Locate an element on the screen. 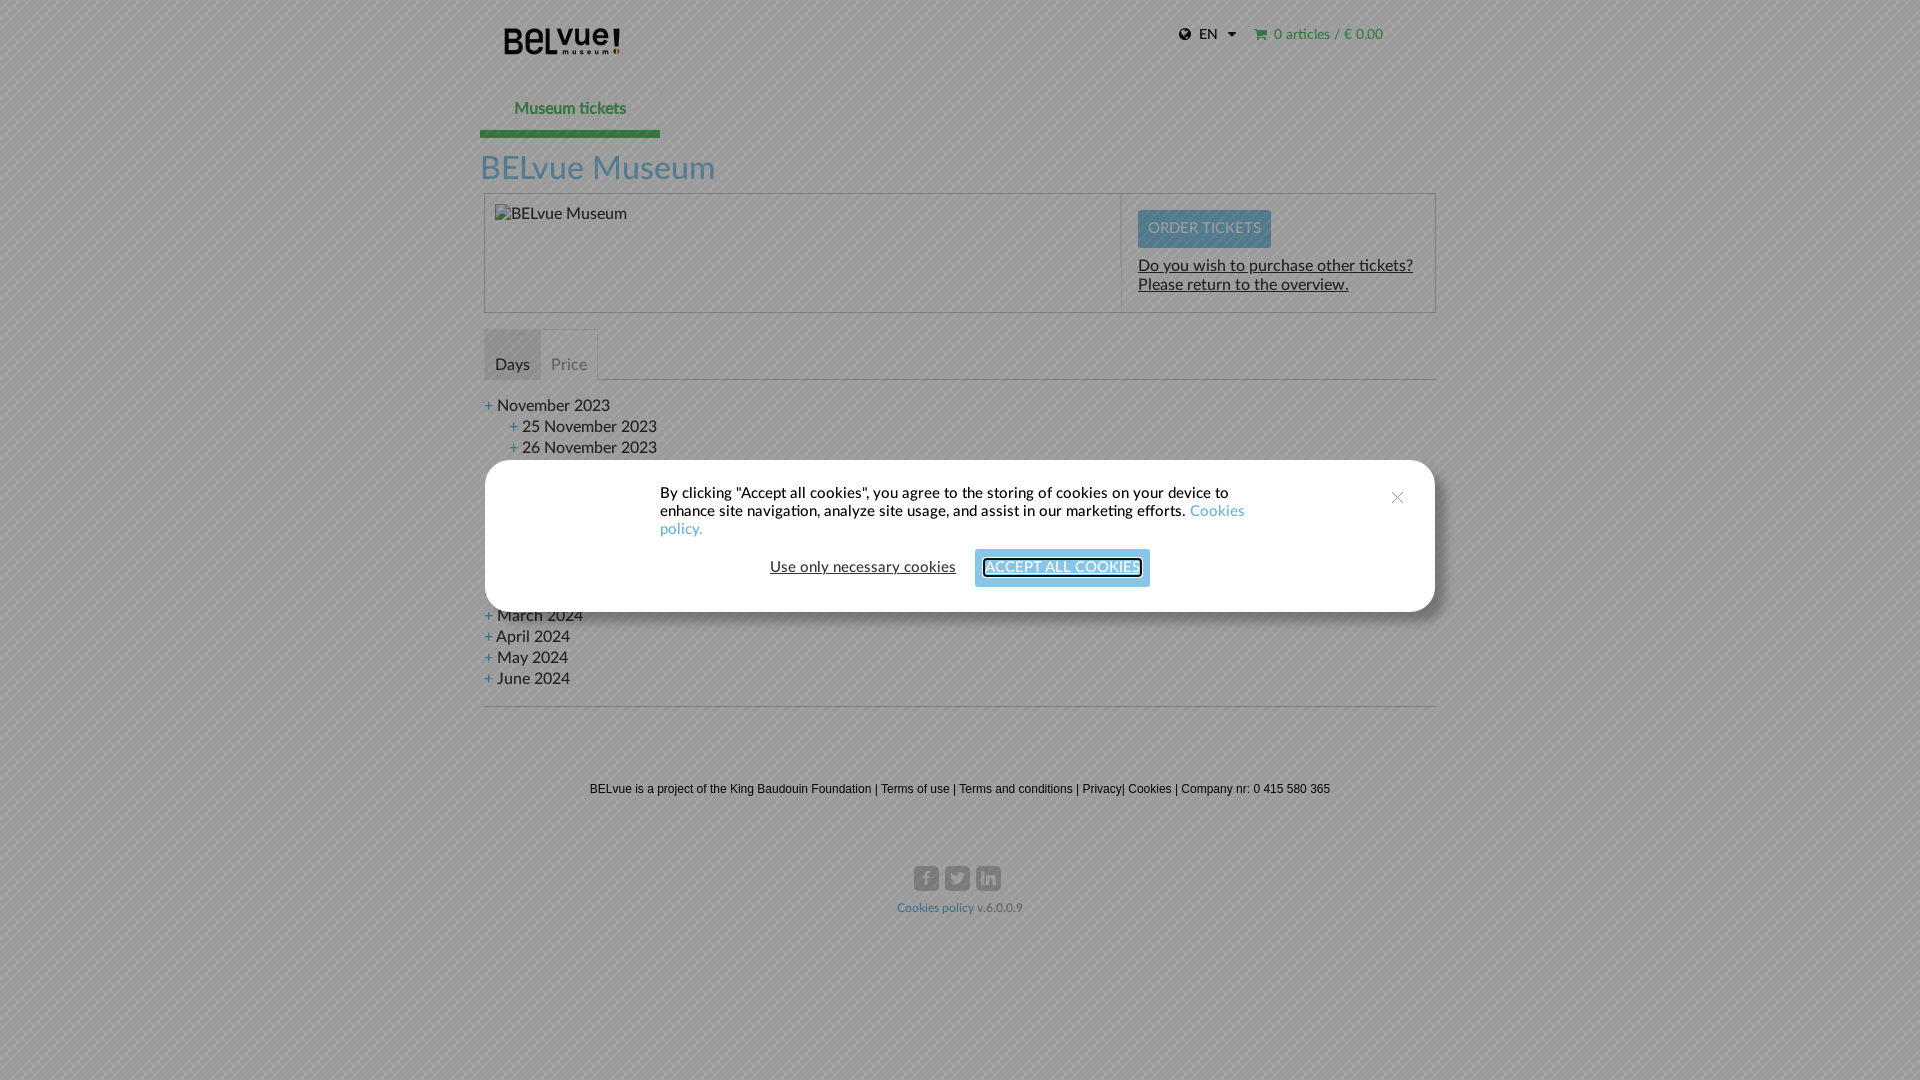 This screenshot has width=1920, height=1080. '+' is located at coordinates (488, 658).